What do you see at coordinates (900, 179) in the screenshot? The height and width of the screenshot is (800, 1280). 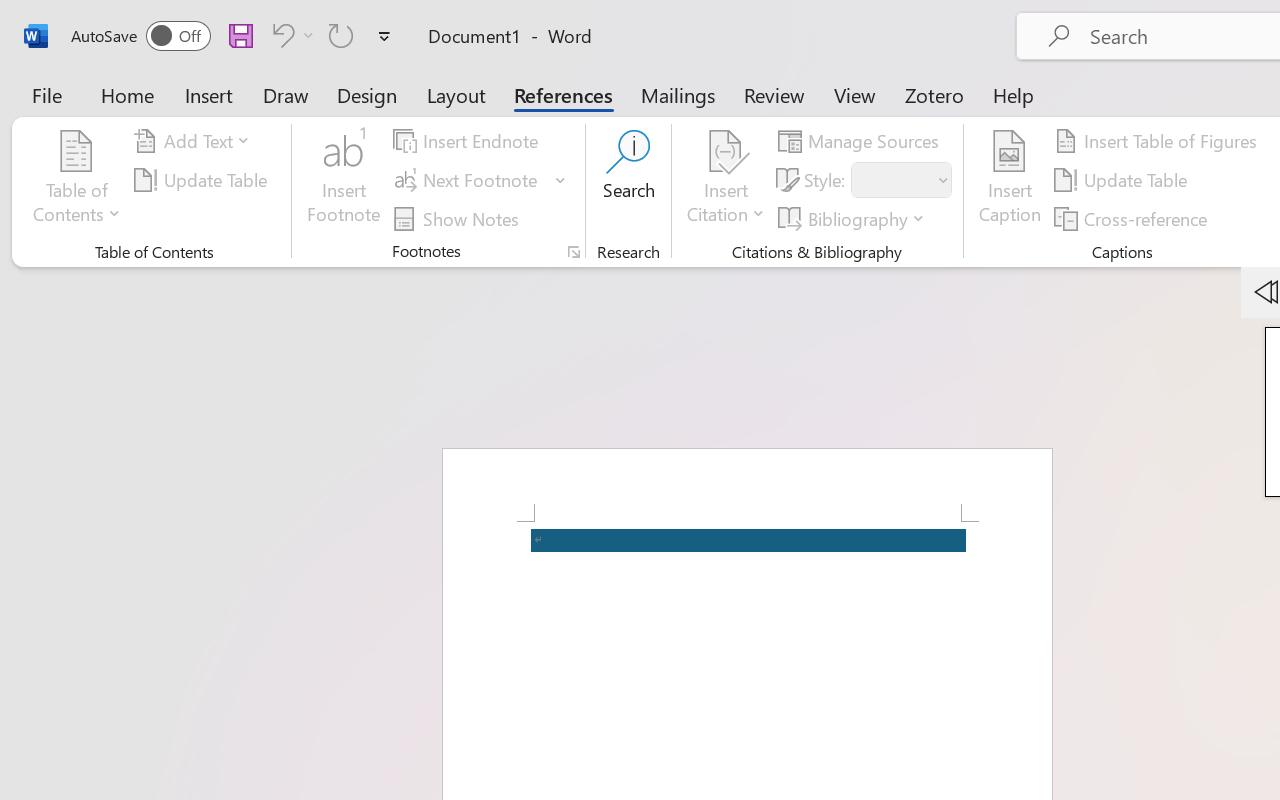 I see `'Style'` at bounding box center [900, 179].